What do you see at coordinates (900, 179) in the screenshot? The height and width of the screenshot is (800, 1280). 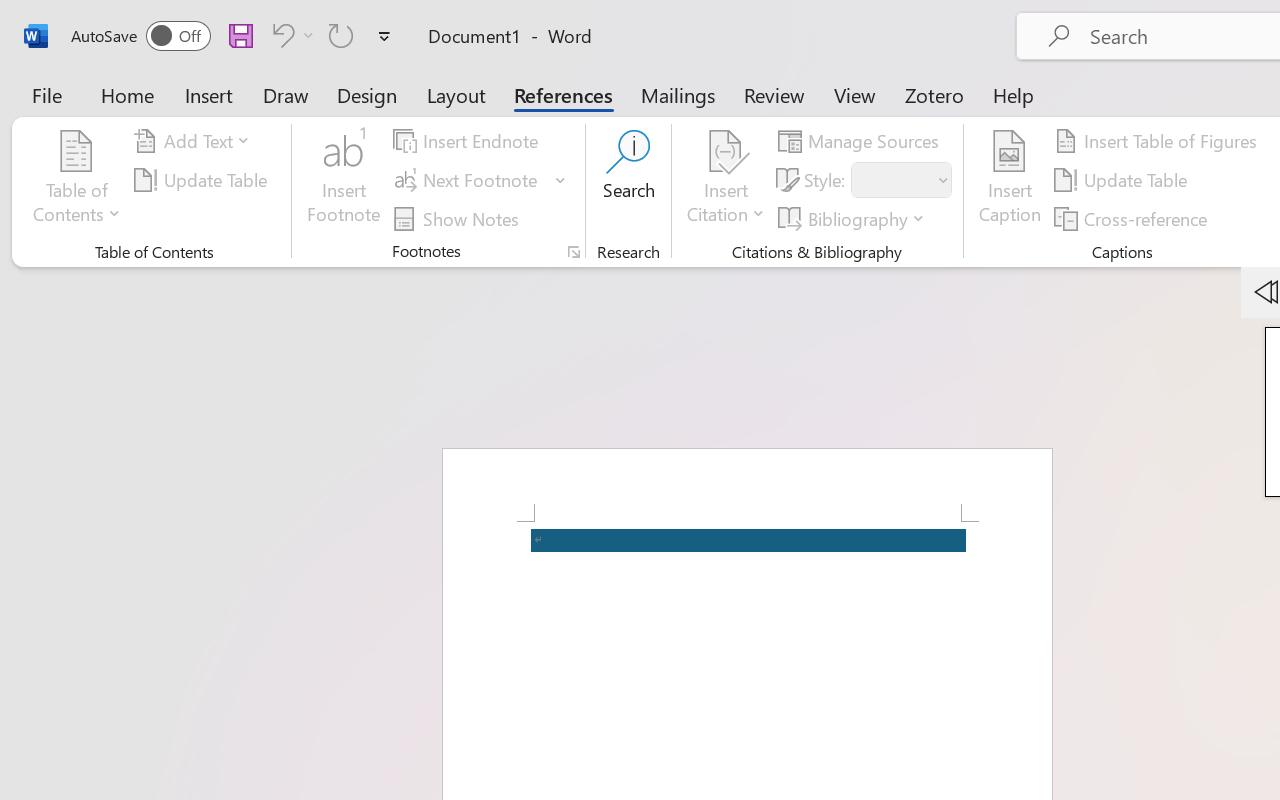 I see `'Style'` at bounding box center [900, 179].